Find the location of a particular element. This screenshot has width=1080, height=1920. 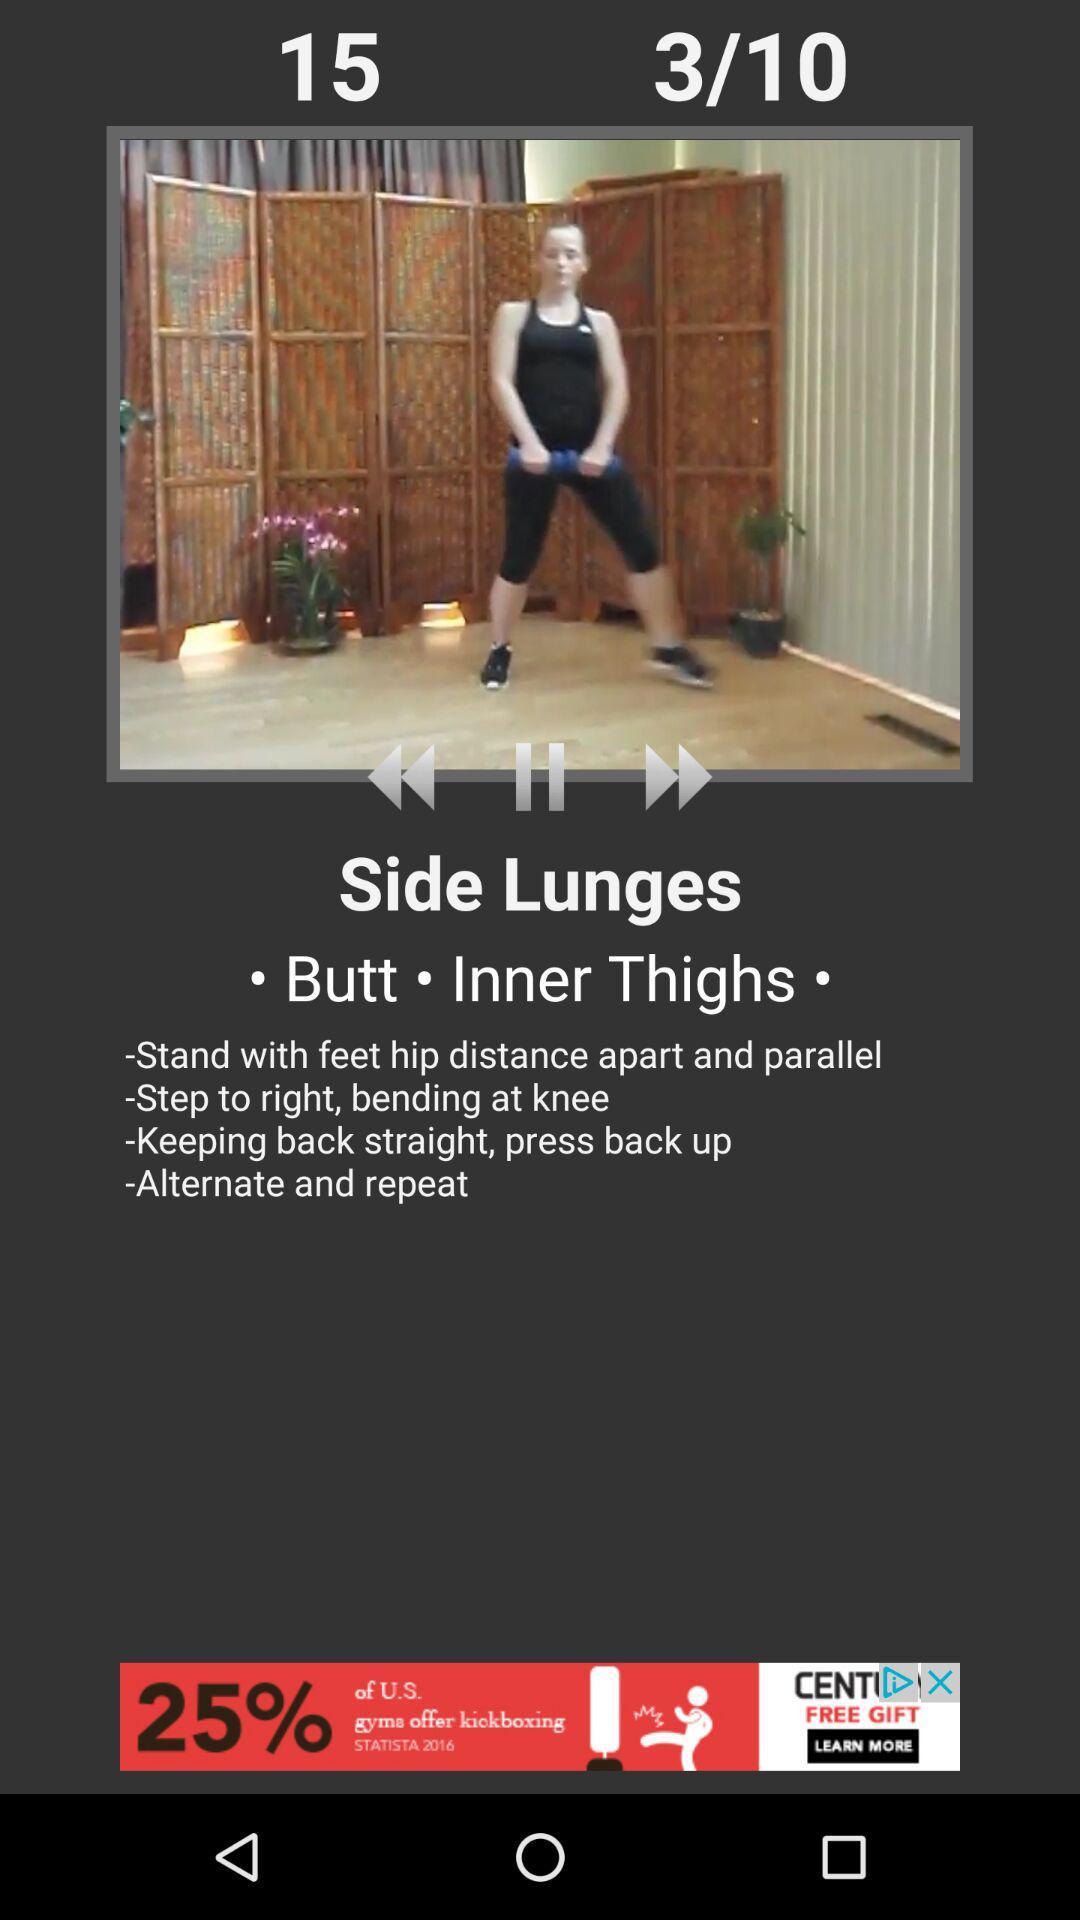

it is to preview the vedio or to open the previews vedio is located at coordinates (407, 776).